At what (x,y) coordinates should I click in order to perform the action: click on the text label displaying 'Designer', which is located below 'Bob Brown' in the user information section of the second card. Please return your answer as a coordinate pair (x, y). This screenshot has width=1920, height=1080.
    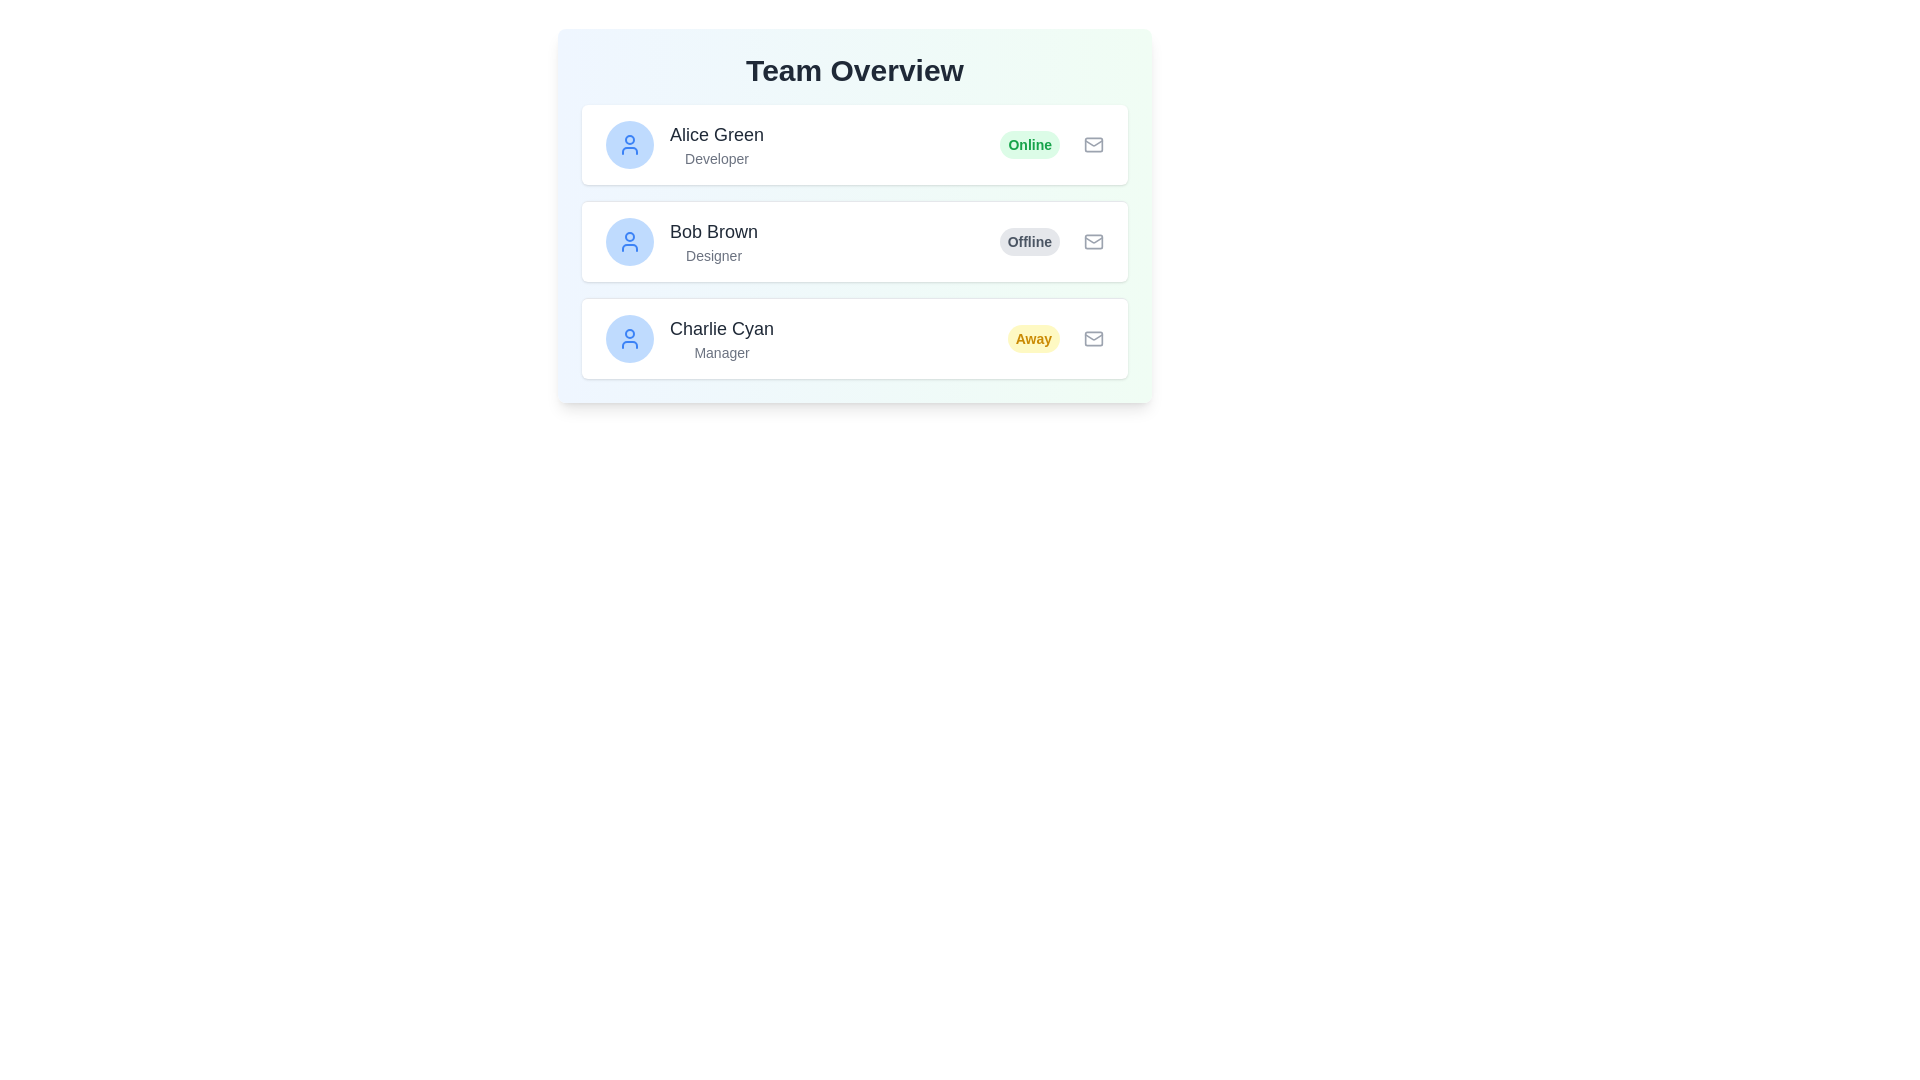
    Looking at the image, I should click on (714, 254).